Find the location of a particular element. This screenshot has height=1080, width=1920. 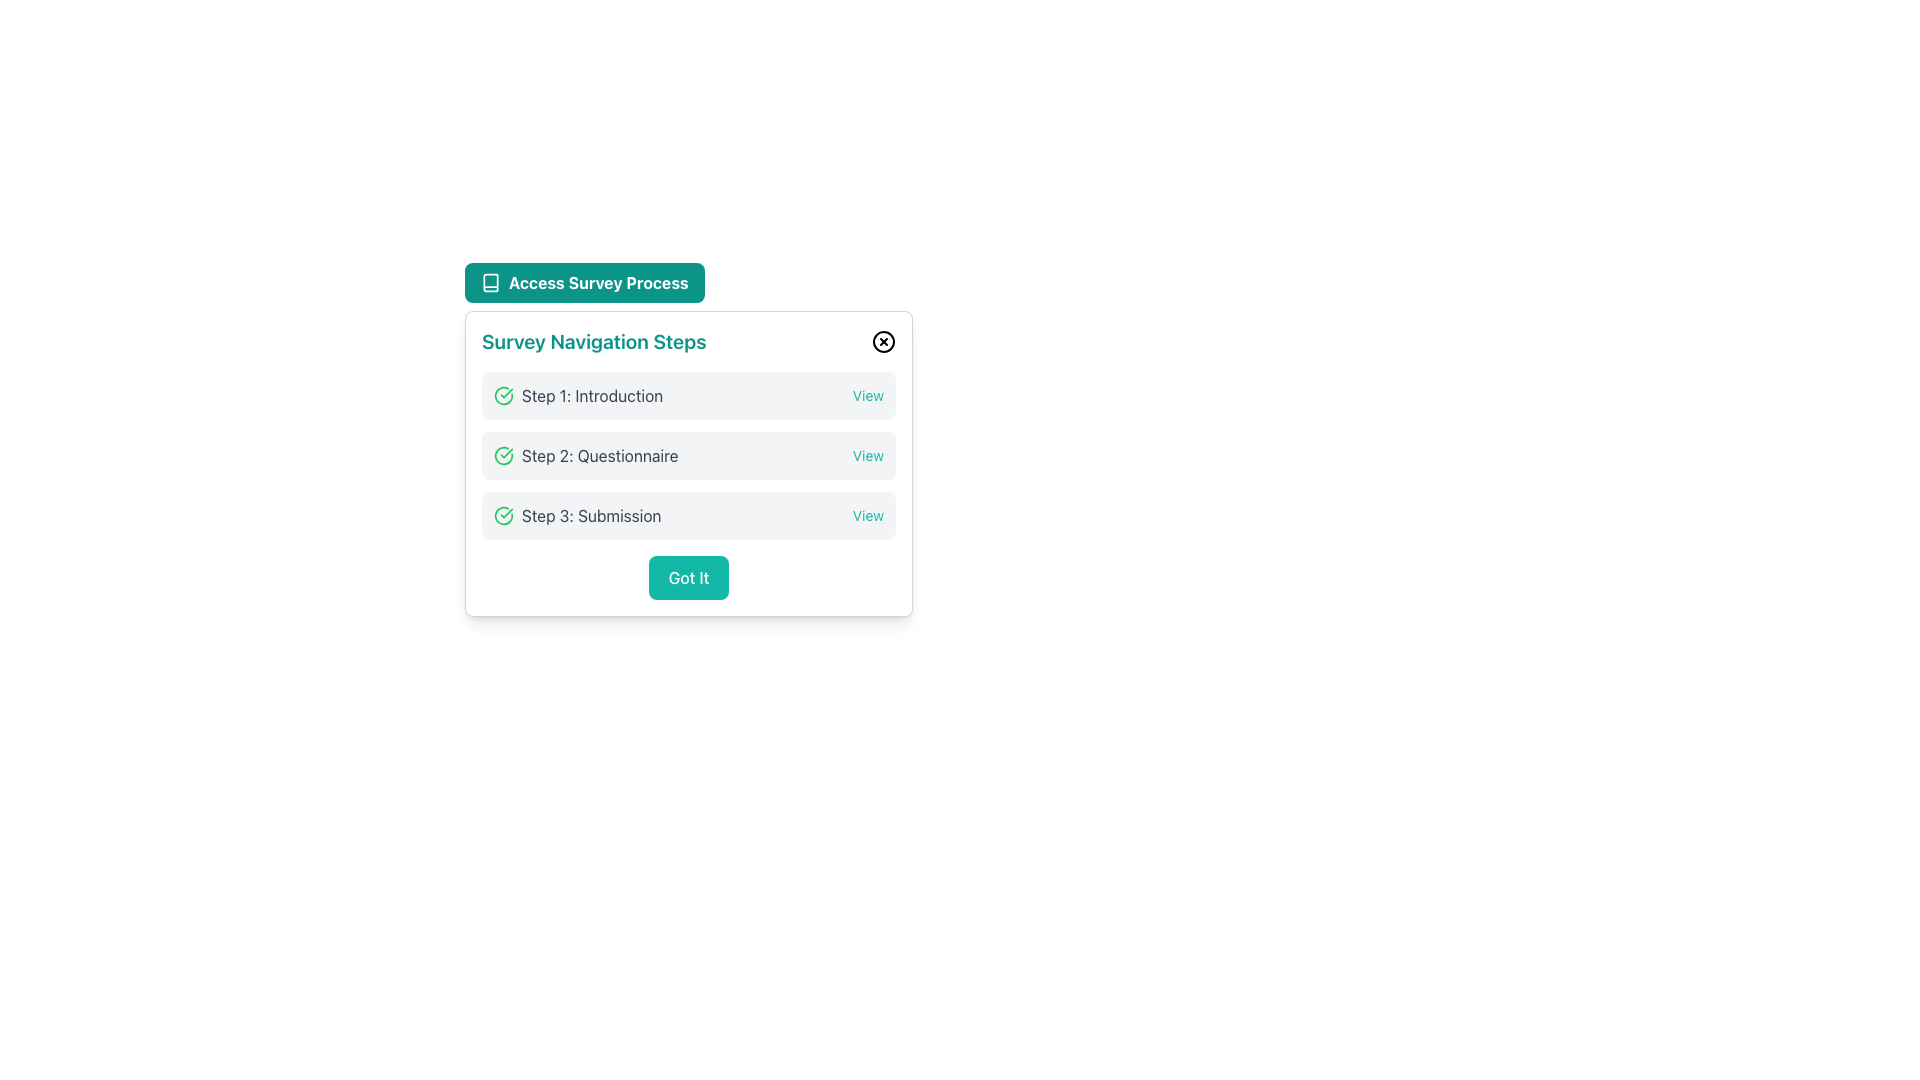

the circular green icon with a checkmark located to the left of the label 'Step 1: Introduction' is located at coordinates (504, 396).